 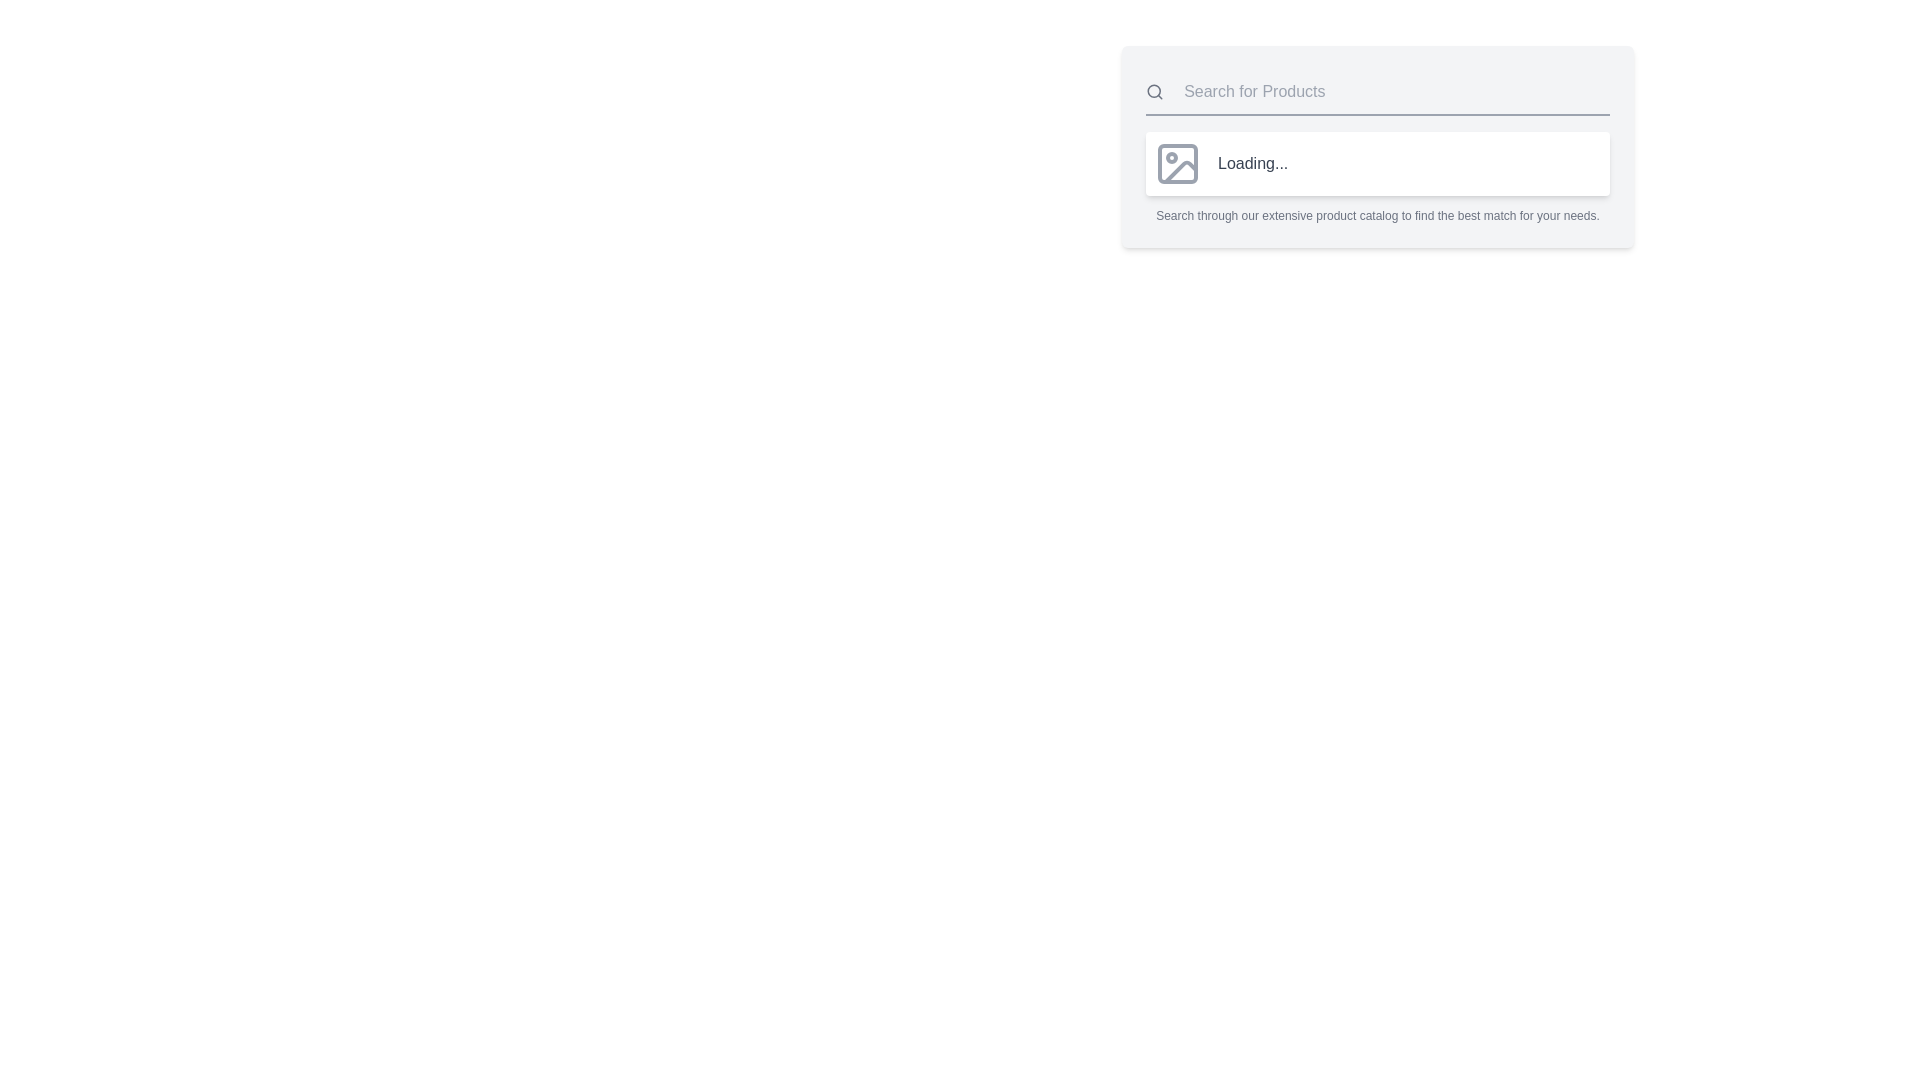 I want to click on the loading indicator text label located in the middle-right section of the interface, which informs users that data or content is being loaded, so click(x=1252, y=163).